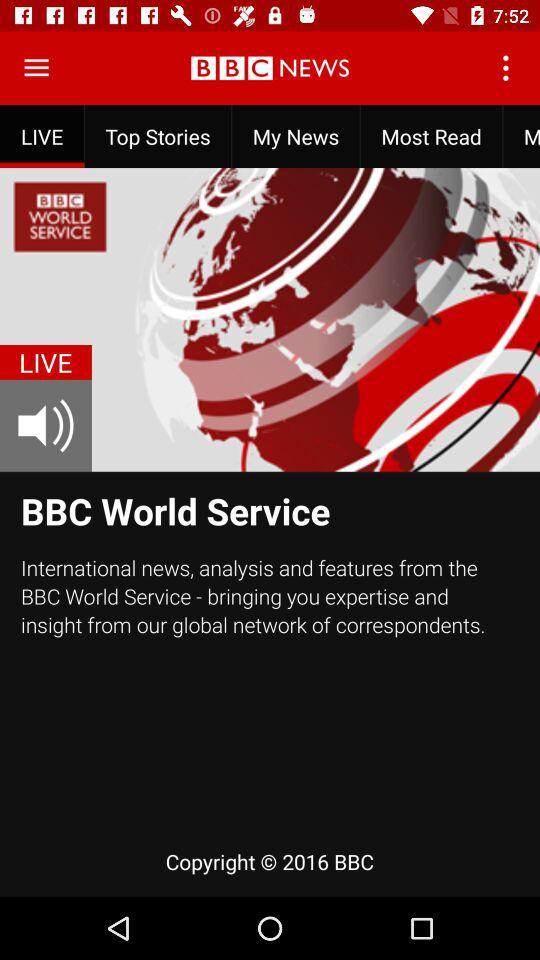 Image resolution: width=540 pixels, height=960 pixels. What do you see at coordinates (430, 135) in the screenshot?
I see `most read` at bounding box center [430, 135].